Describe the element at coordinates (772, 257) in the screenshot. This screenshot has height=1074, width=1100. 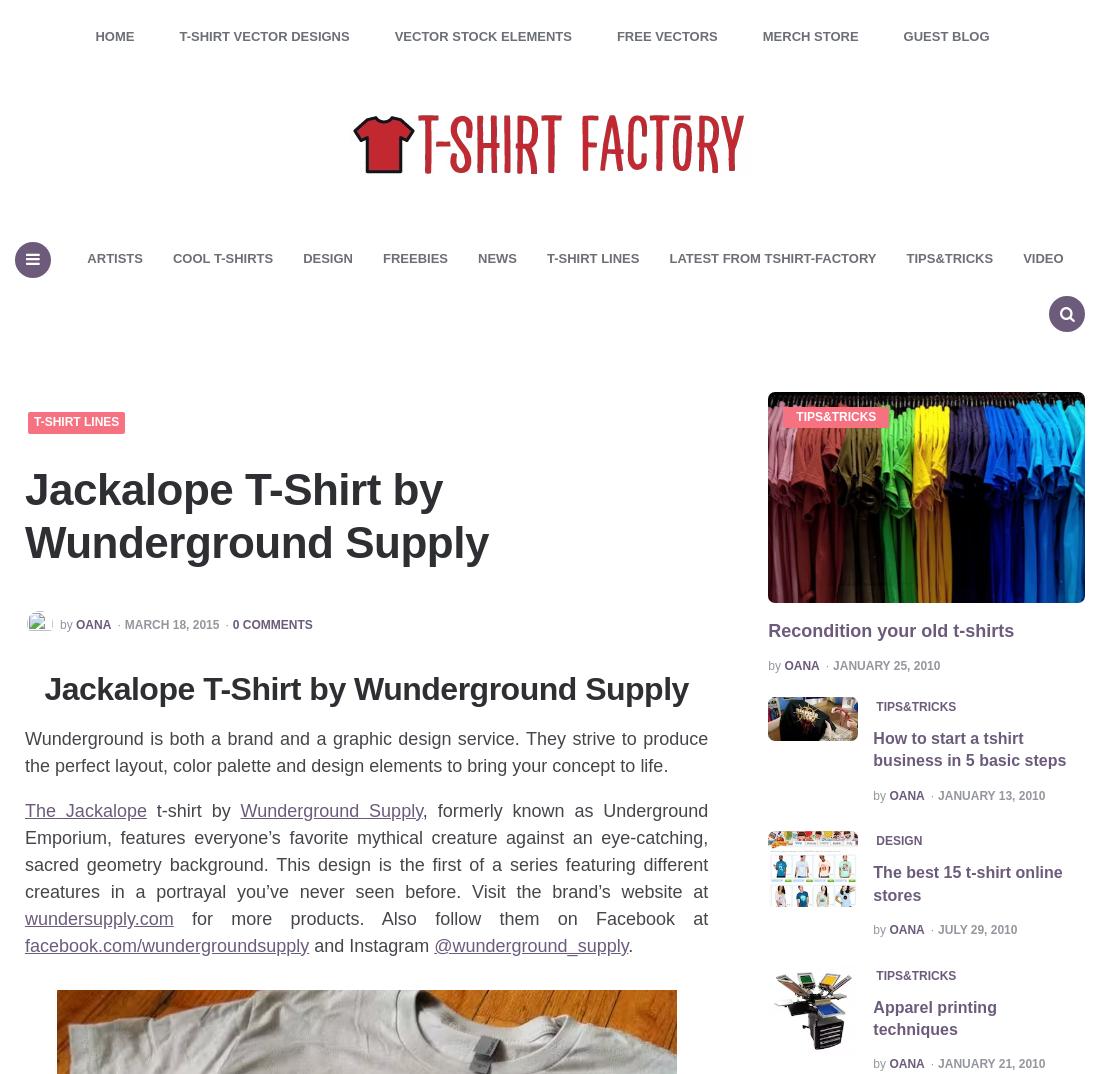
I see `'Latest from Tshirt-Factory'` at that location.